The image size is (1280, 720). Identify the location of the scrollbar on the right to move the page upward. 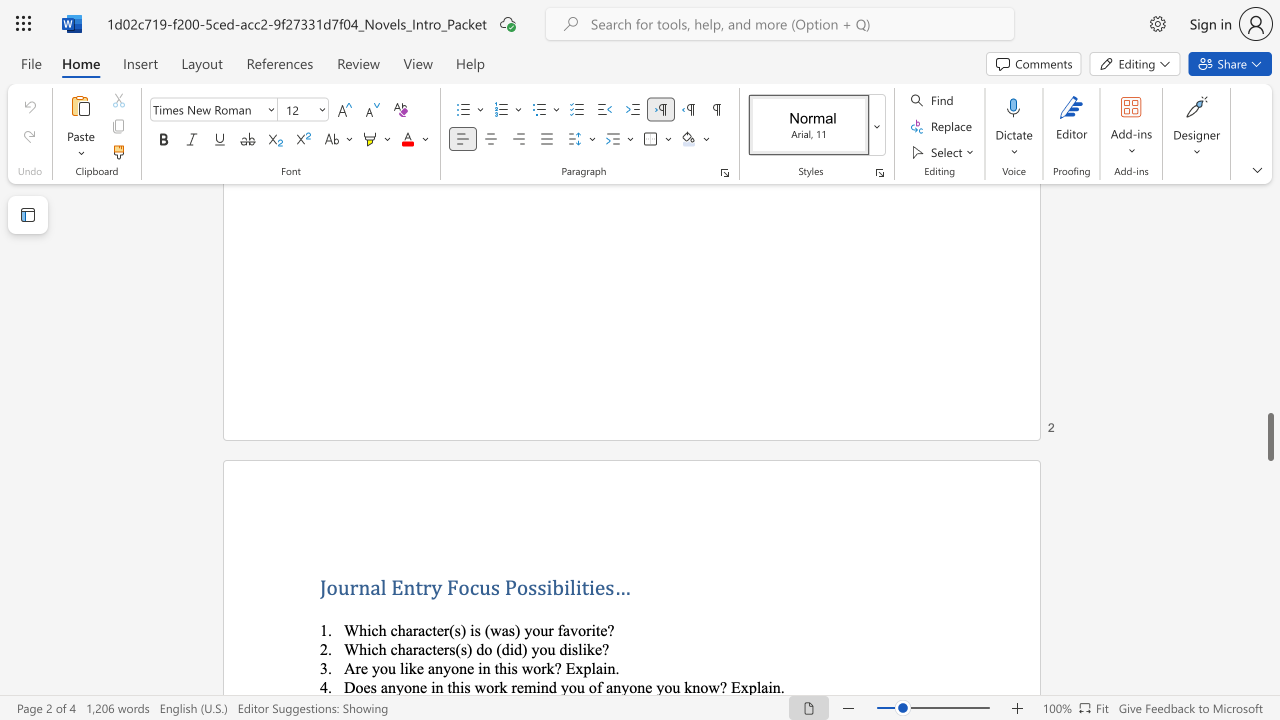
(1269, 428).